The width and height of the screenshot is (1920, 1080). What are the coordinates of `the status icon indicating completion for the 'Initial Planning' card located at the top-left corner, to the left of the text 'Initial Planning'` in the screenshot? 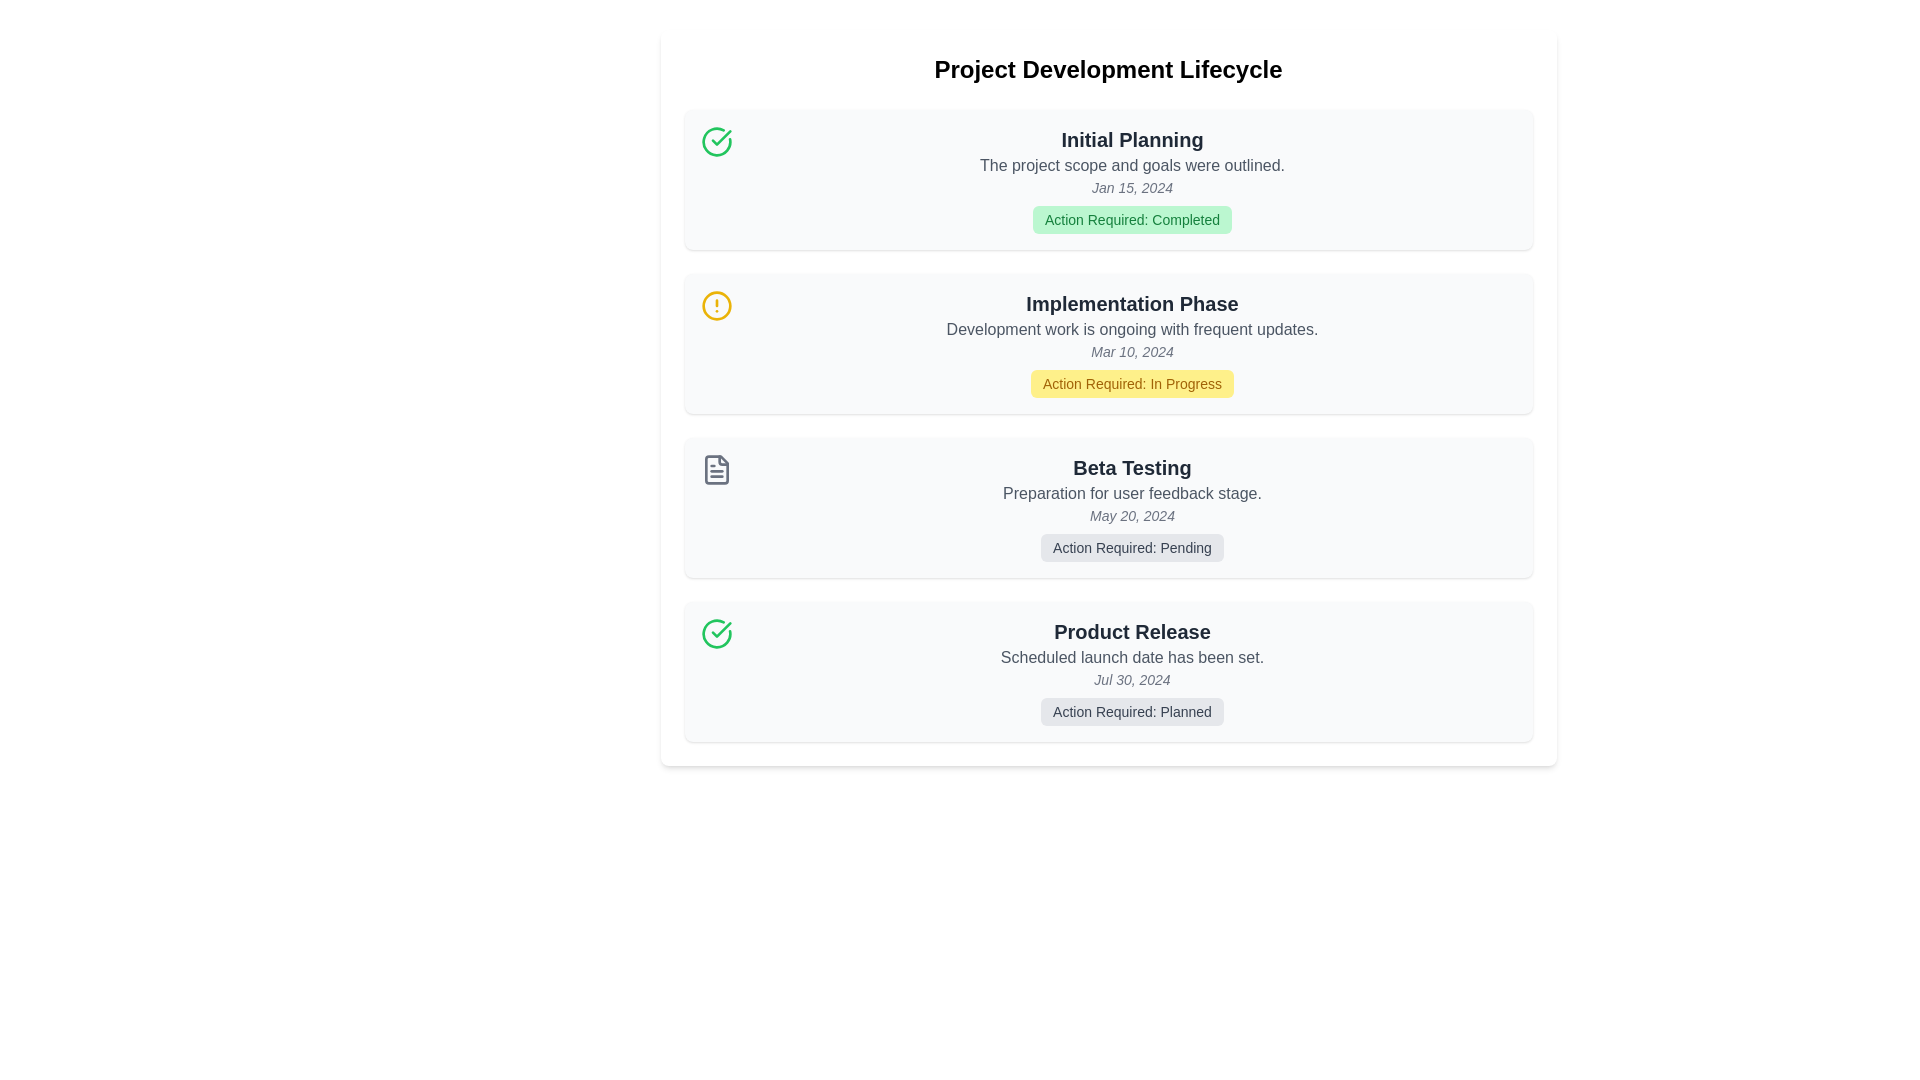 It's located at (716, 141).